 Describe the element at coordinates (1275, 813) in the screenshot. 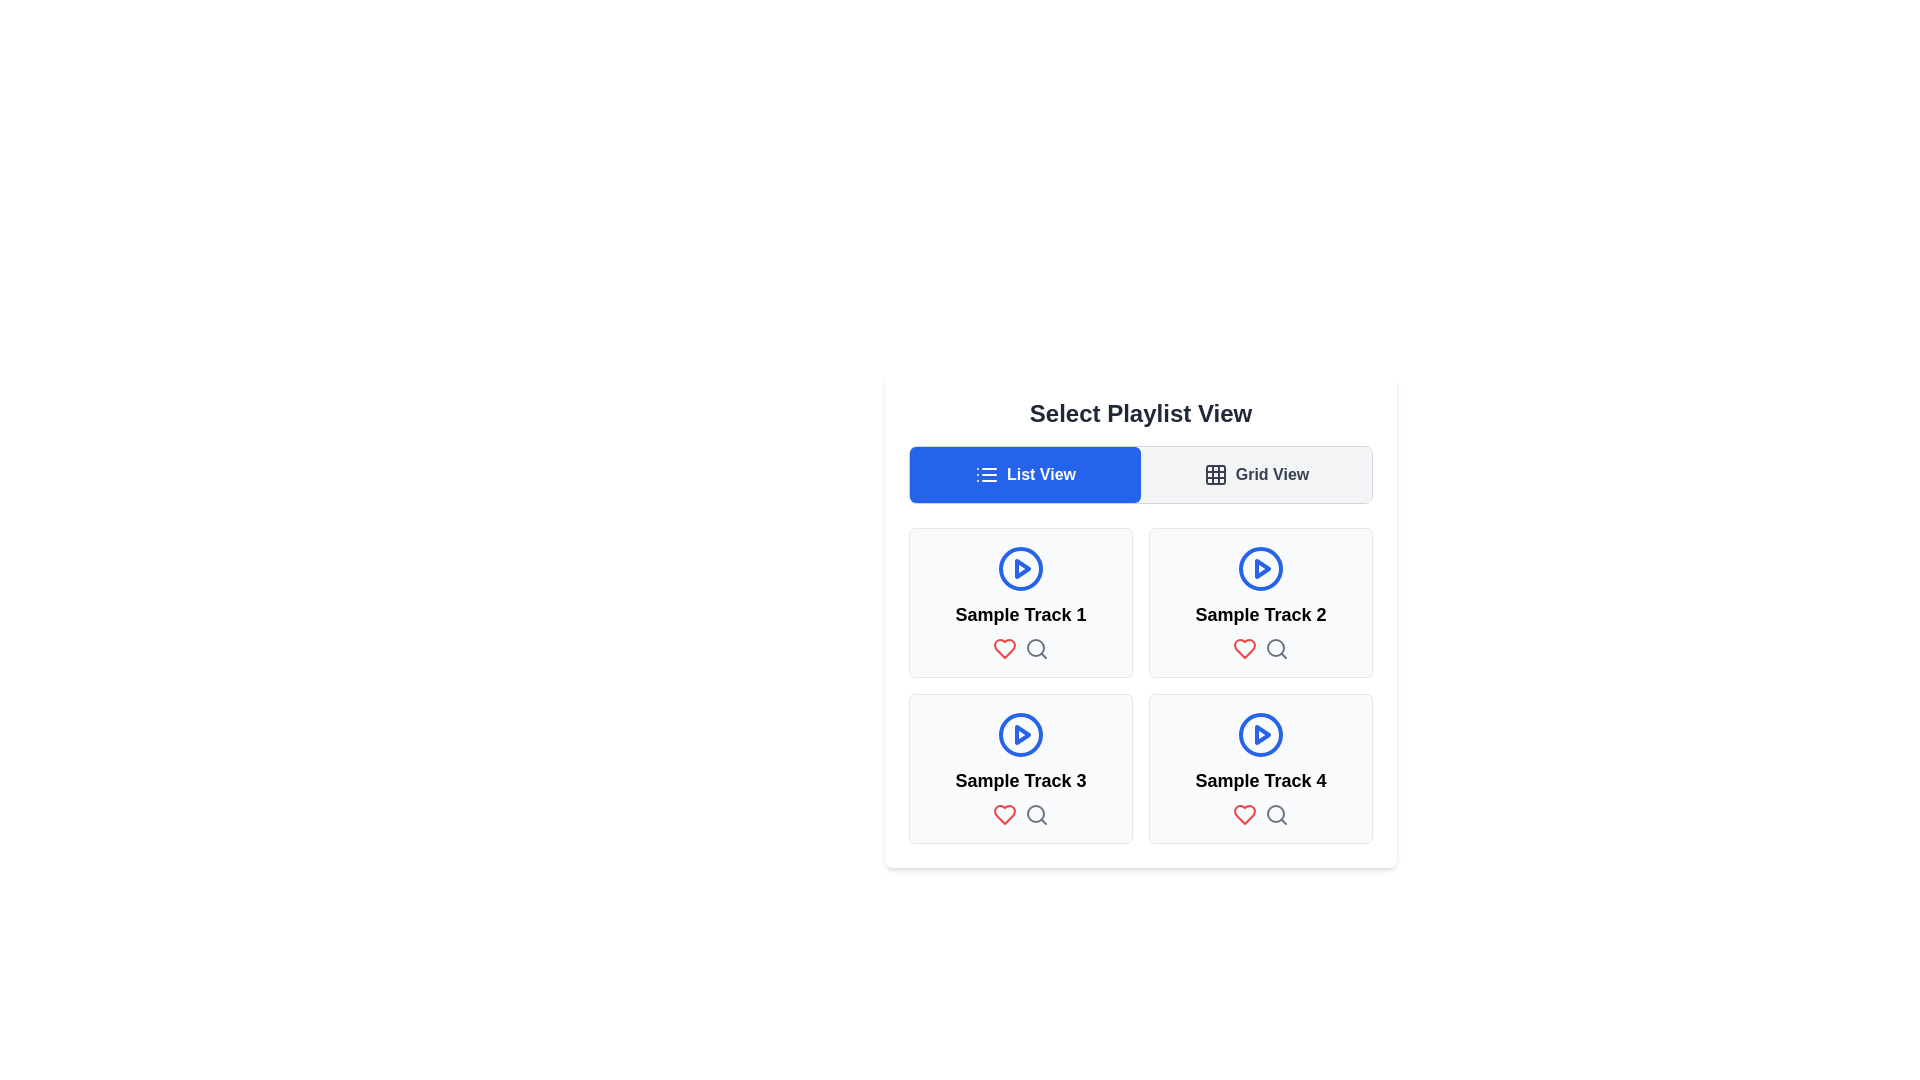

I see `the inner circle of the magnifying glass icon, which represents the search functionality` at that location.